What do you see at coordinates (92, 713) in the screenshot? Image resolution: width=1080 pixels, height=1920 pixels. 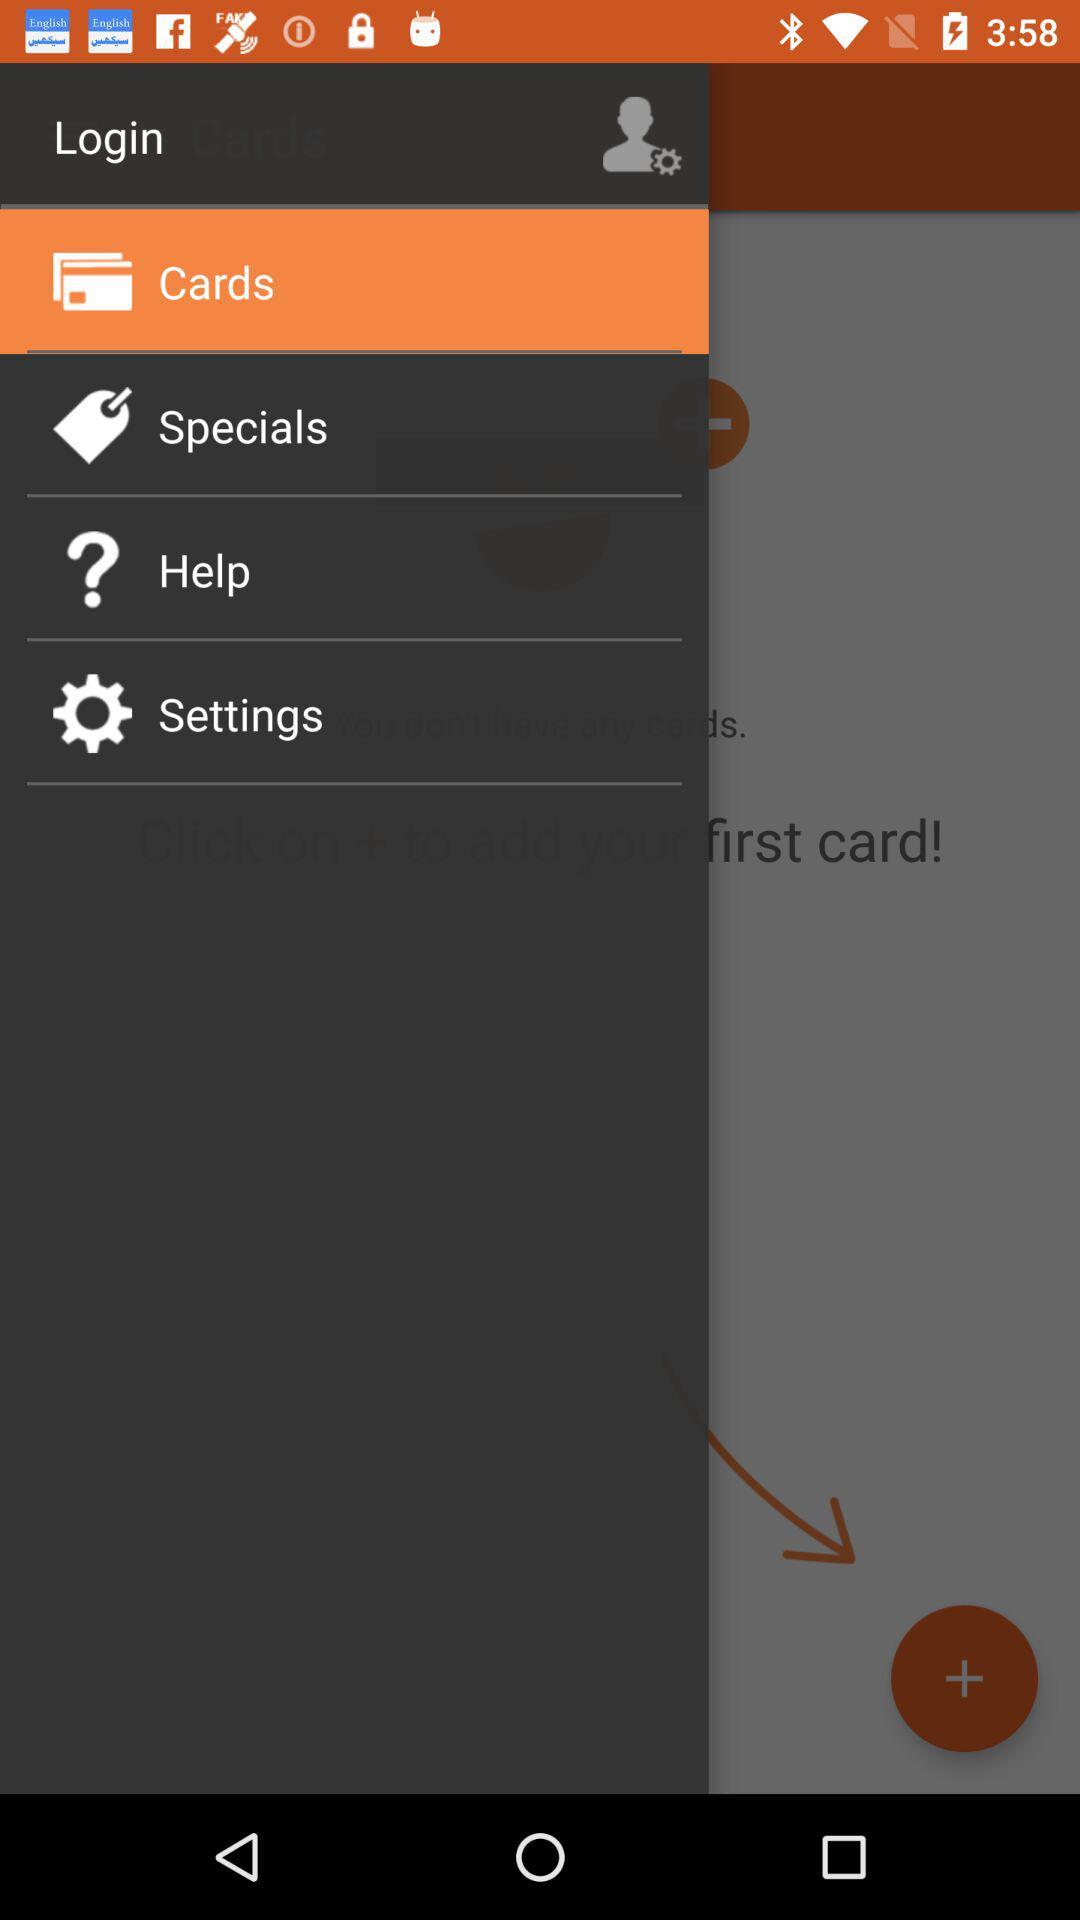 I see `the settings icon` at bounding box center [92, 713].